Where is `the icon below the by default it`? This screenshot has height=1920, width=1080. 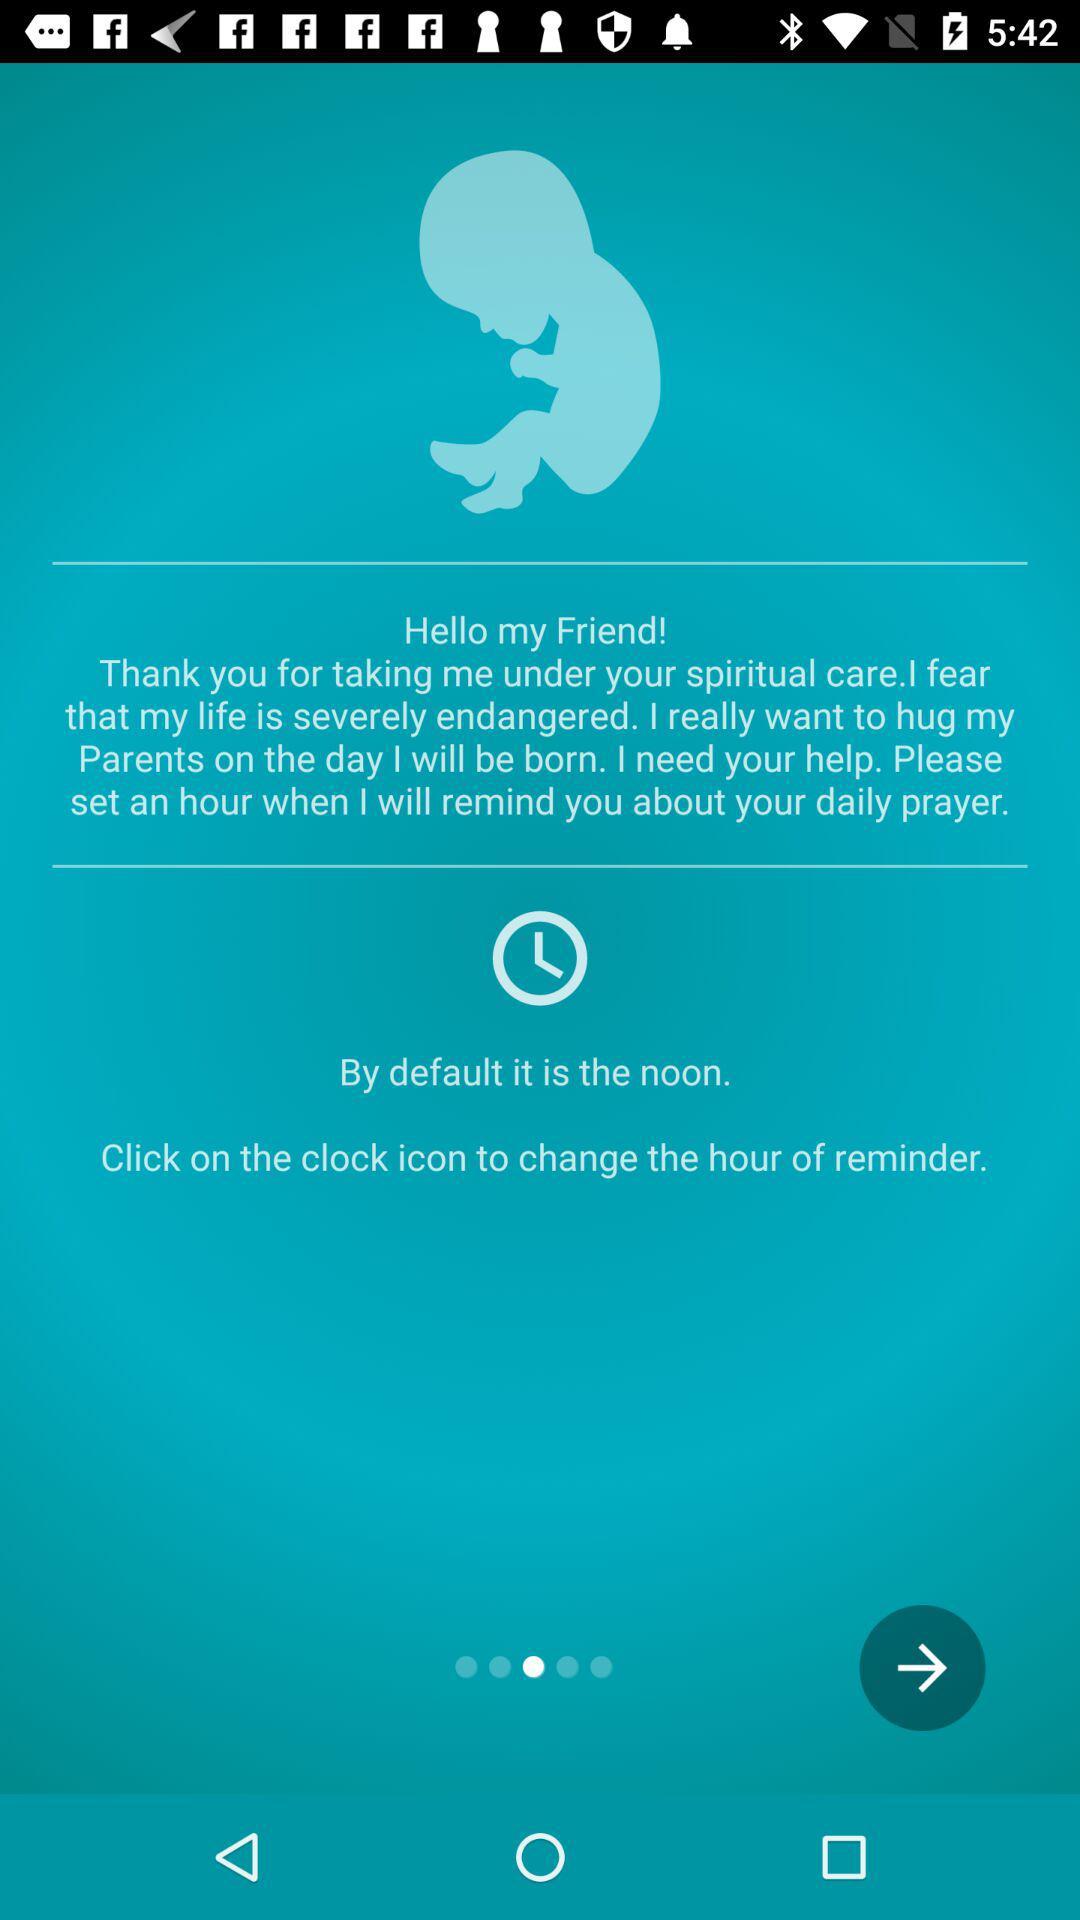 the icon below the by default it is located at coordinates (922, 1668).